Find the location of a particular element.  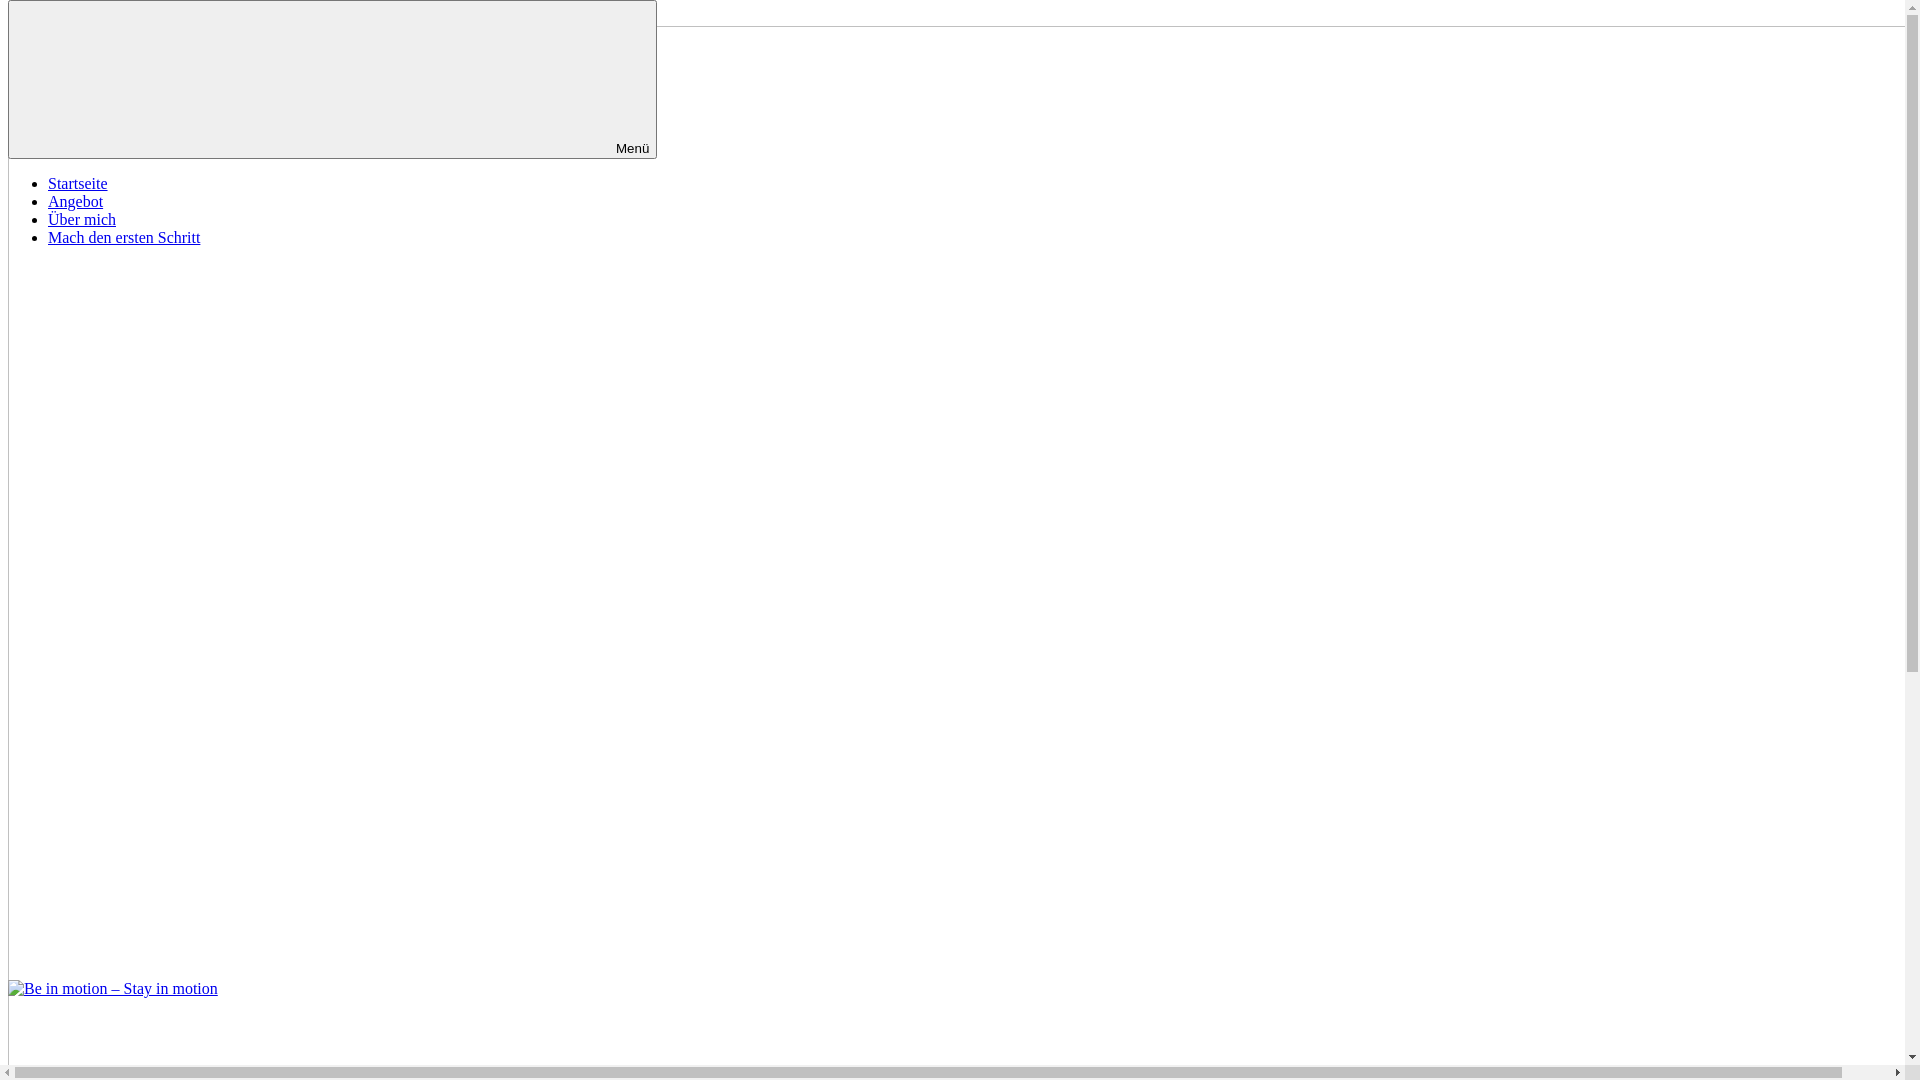

'Angebot' is located at coordinates (75, 201).